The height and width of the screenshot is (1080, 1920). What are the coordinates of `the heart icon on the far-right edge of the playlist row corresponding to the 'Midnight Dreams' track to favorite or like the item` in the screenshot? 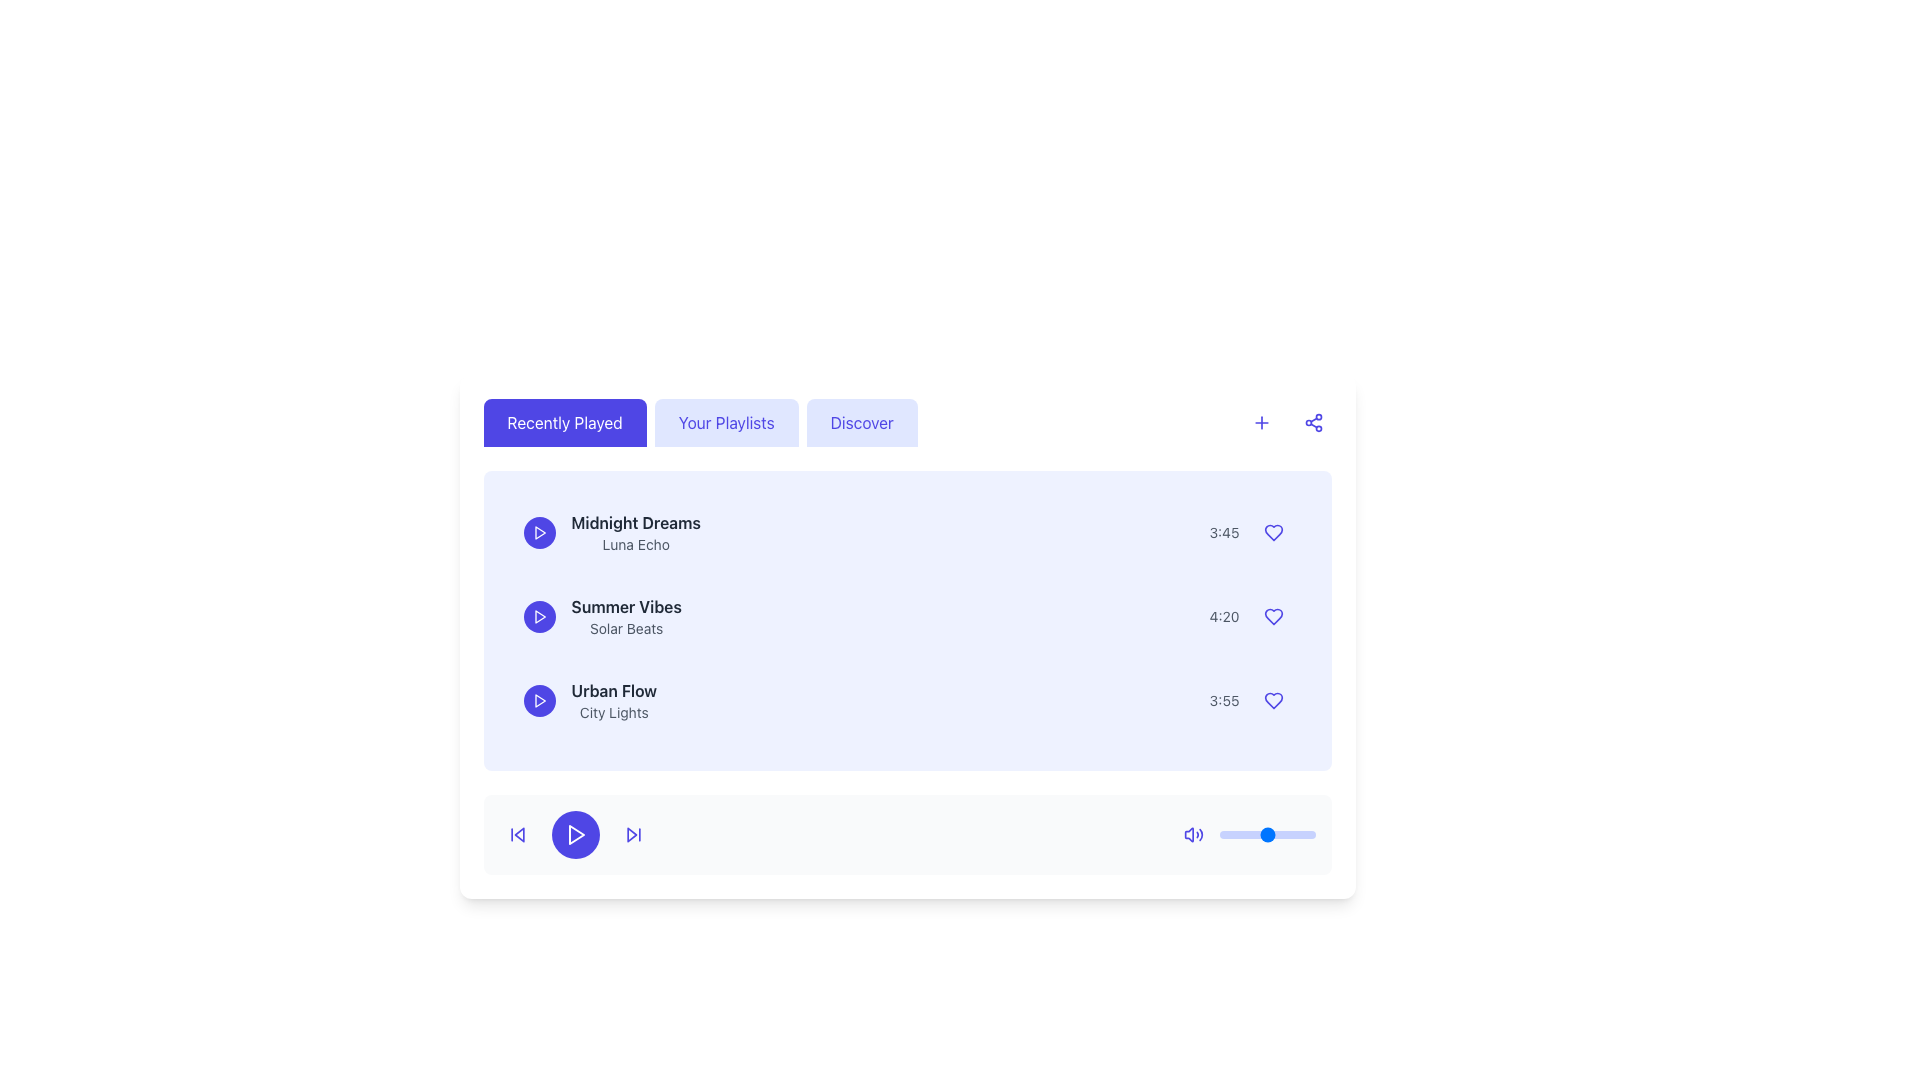 It's located at (1272, 531).